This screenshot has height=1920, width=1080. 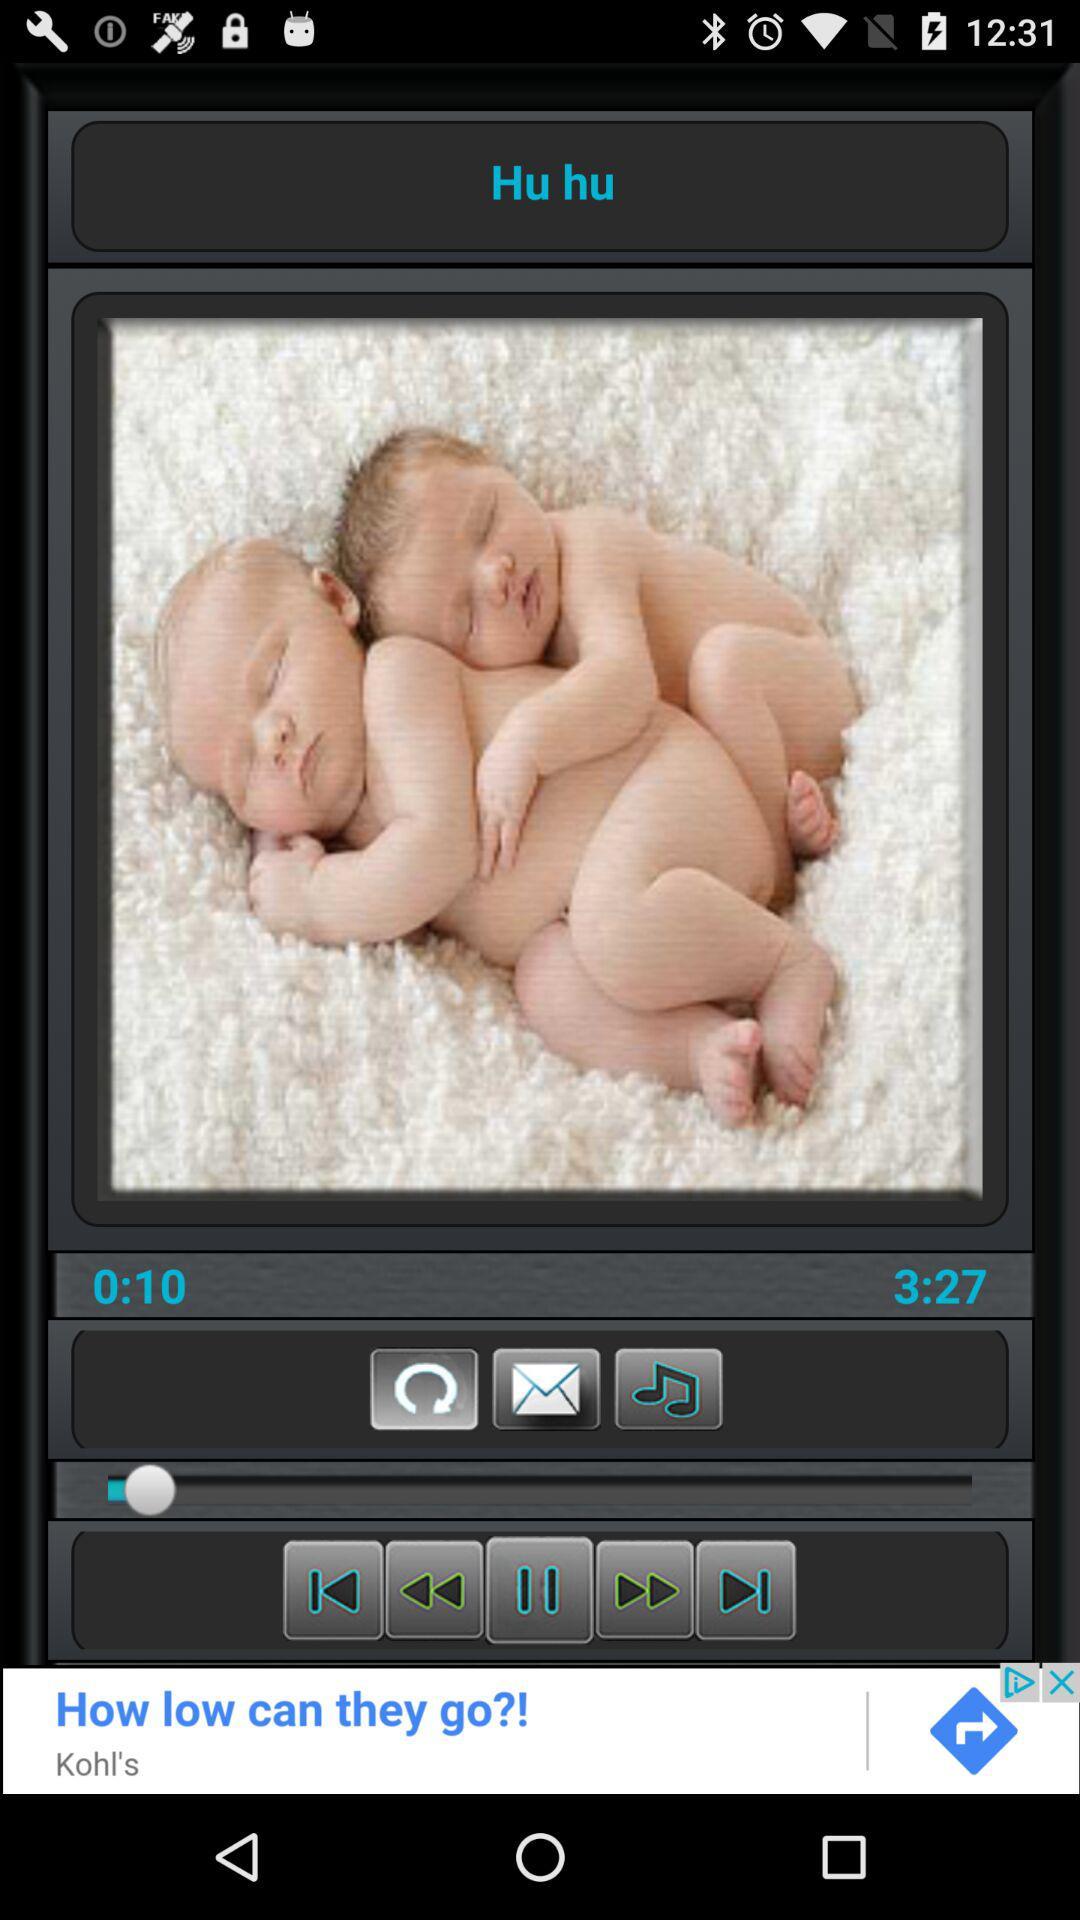 What do you see at coordinates (668, 1486) in the screenshot?
I see `the music icon` at bounding box center [668, 1486].